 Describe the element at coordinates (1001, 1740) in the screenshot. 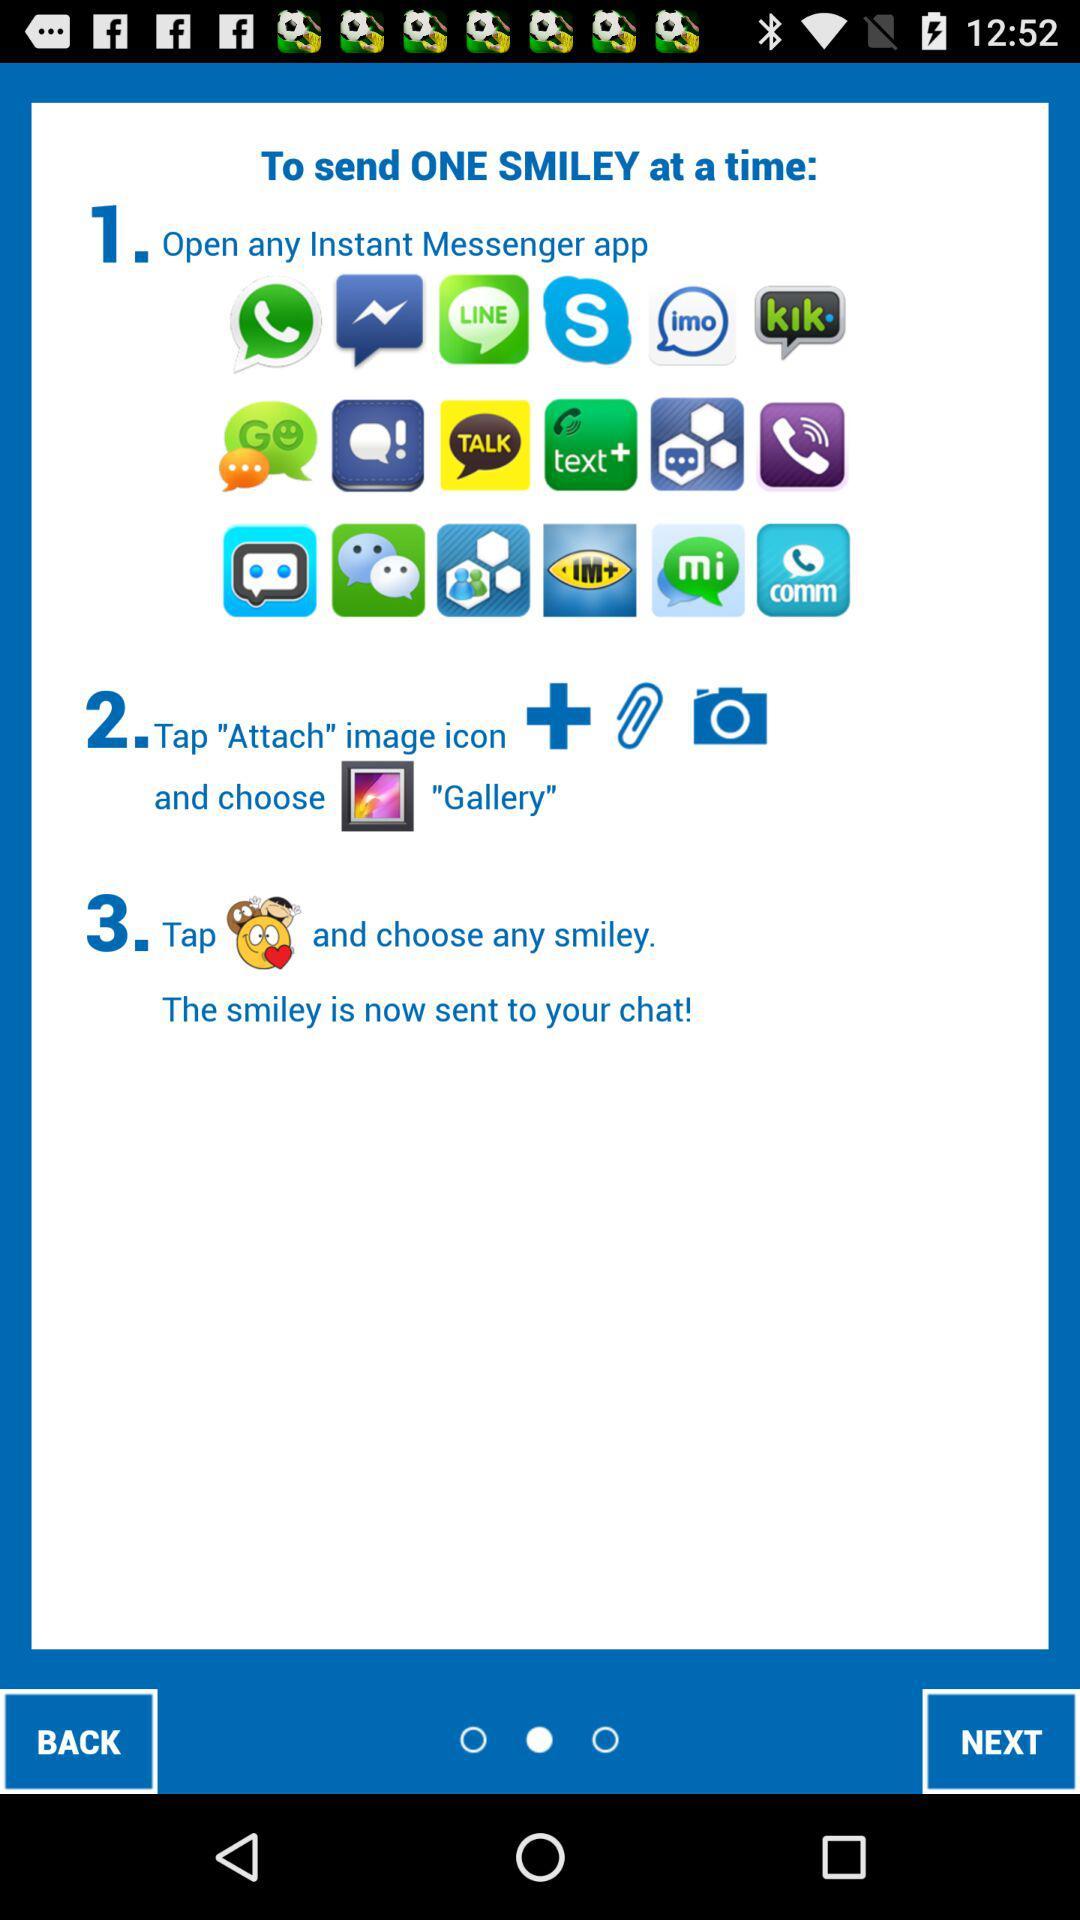

I see `button at the bottom right corner` at that location.